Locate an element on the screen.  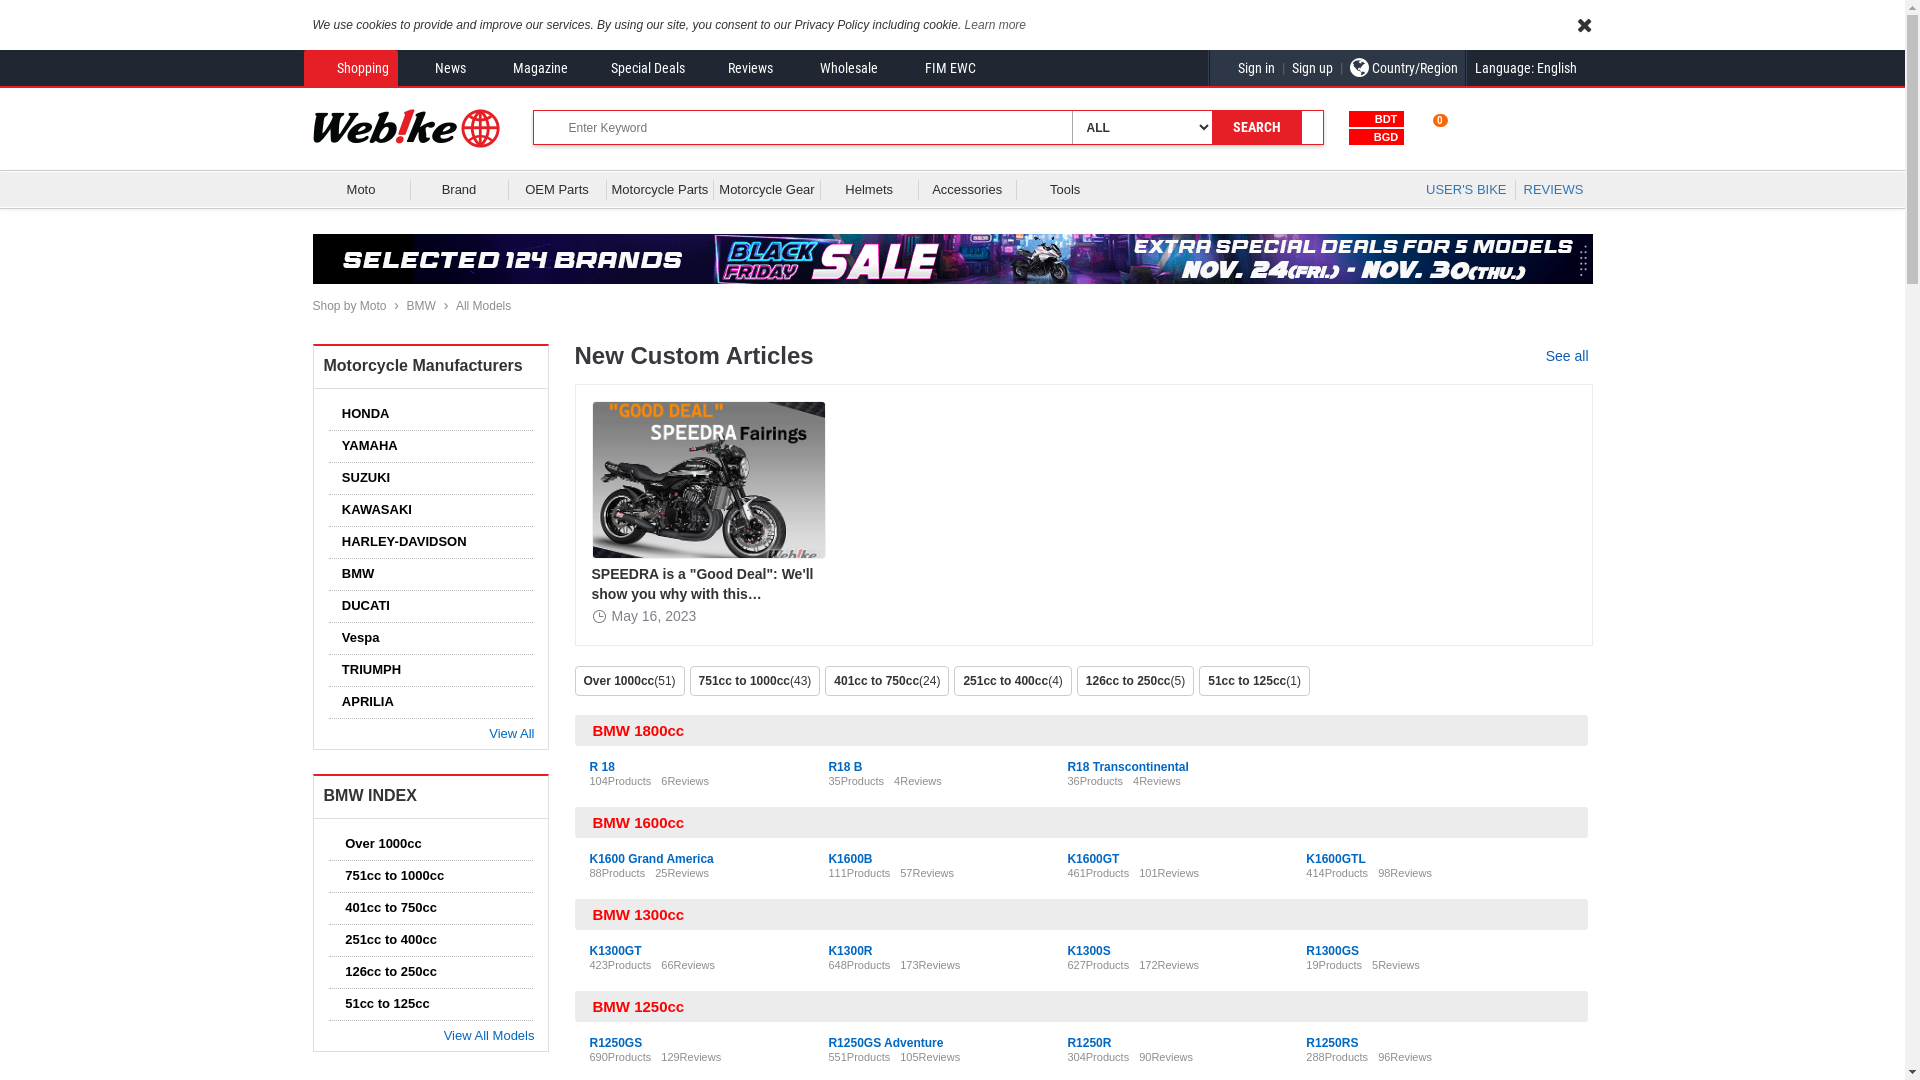
'36Products' is located at coordinates (1093, 779).